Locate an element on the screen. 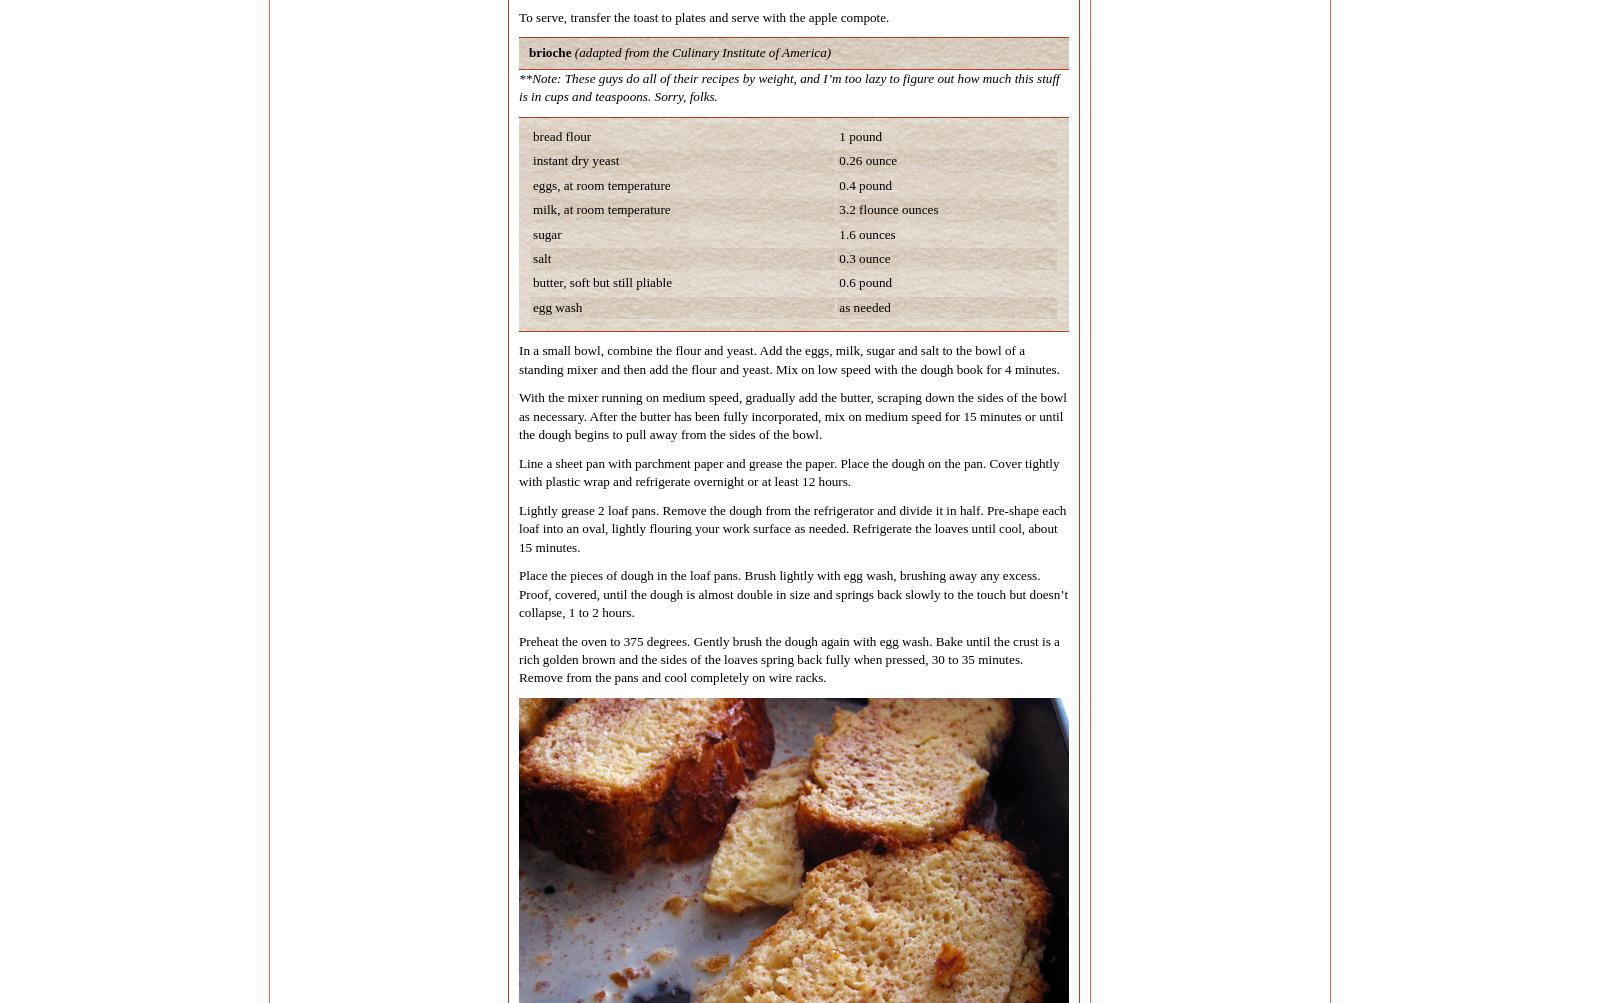  '0.3 ounce' is located at coordinates (863, 258).